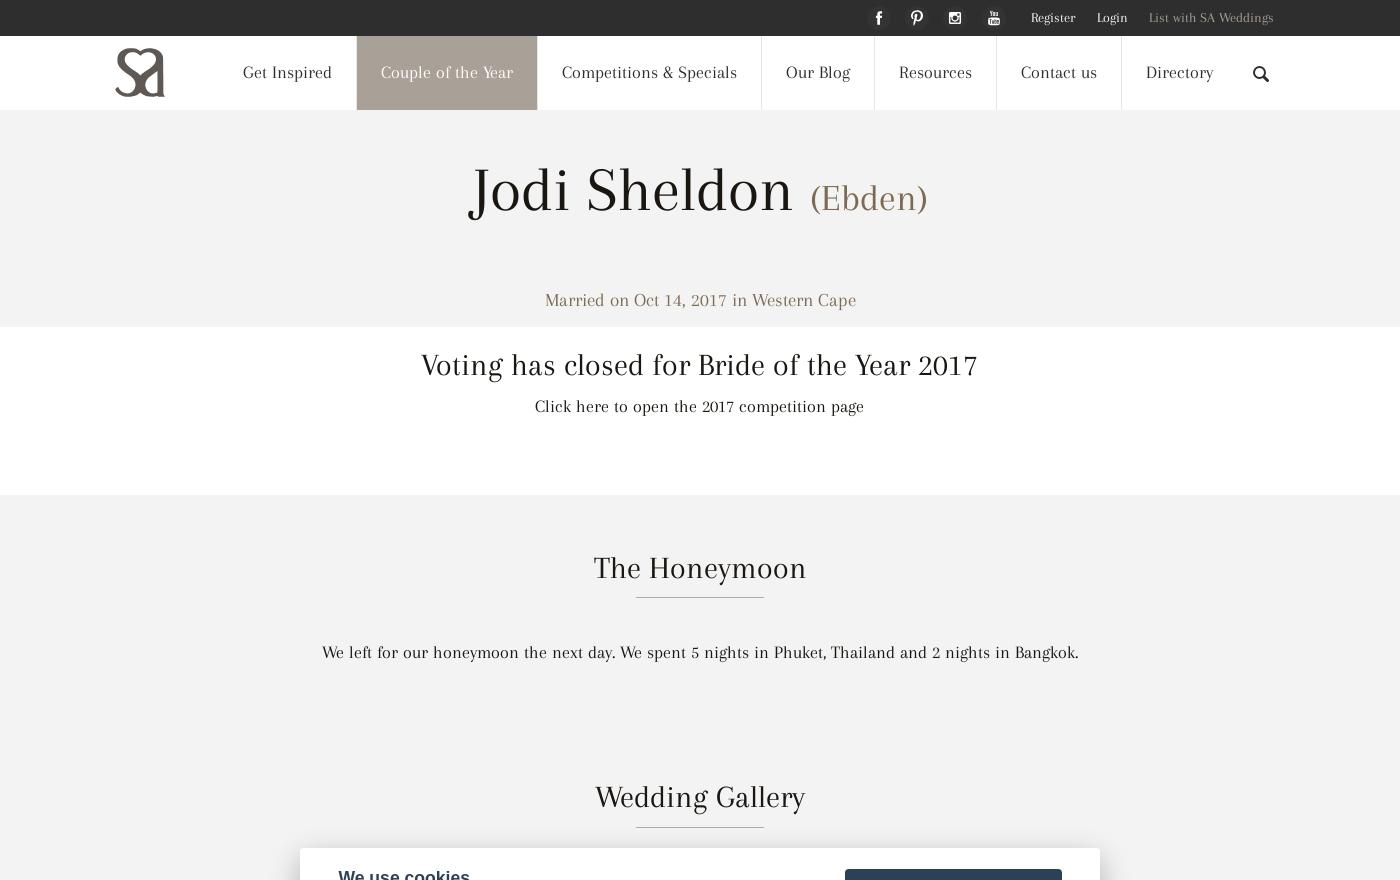 The height and width of the screenshot is (880, 1400). What do you see at coordinates (471, 188) in the screenshot?
I see `'Jodi Sheldon'` at bounding box center [471, 188].